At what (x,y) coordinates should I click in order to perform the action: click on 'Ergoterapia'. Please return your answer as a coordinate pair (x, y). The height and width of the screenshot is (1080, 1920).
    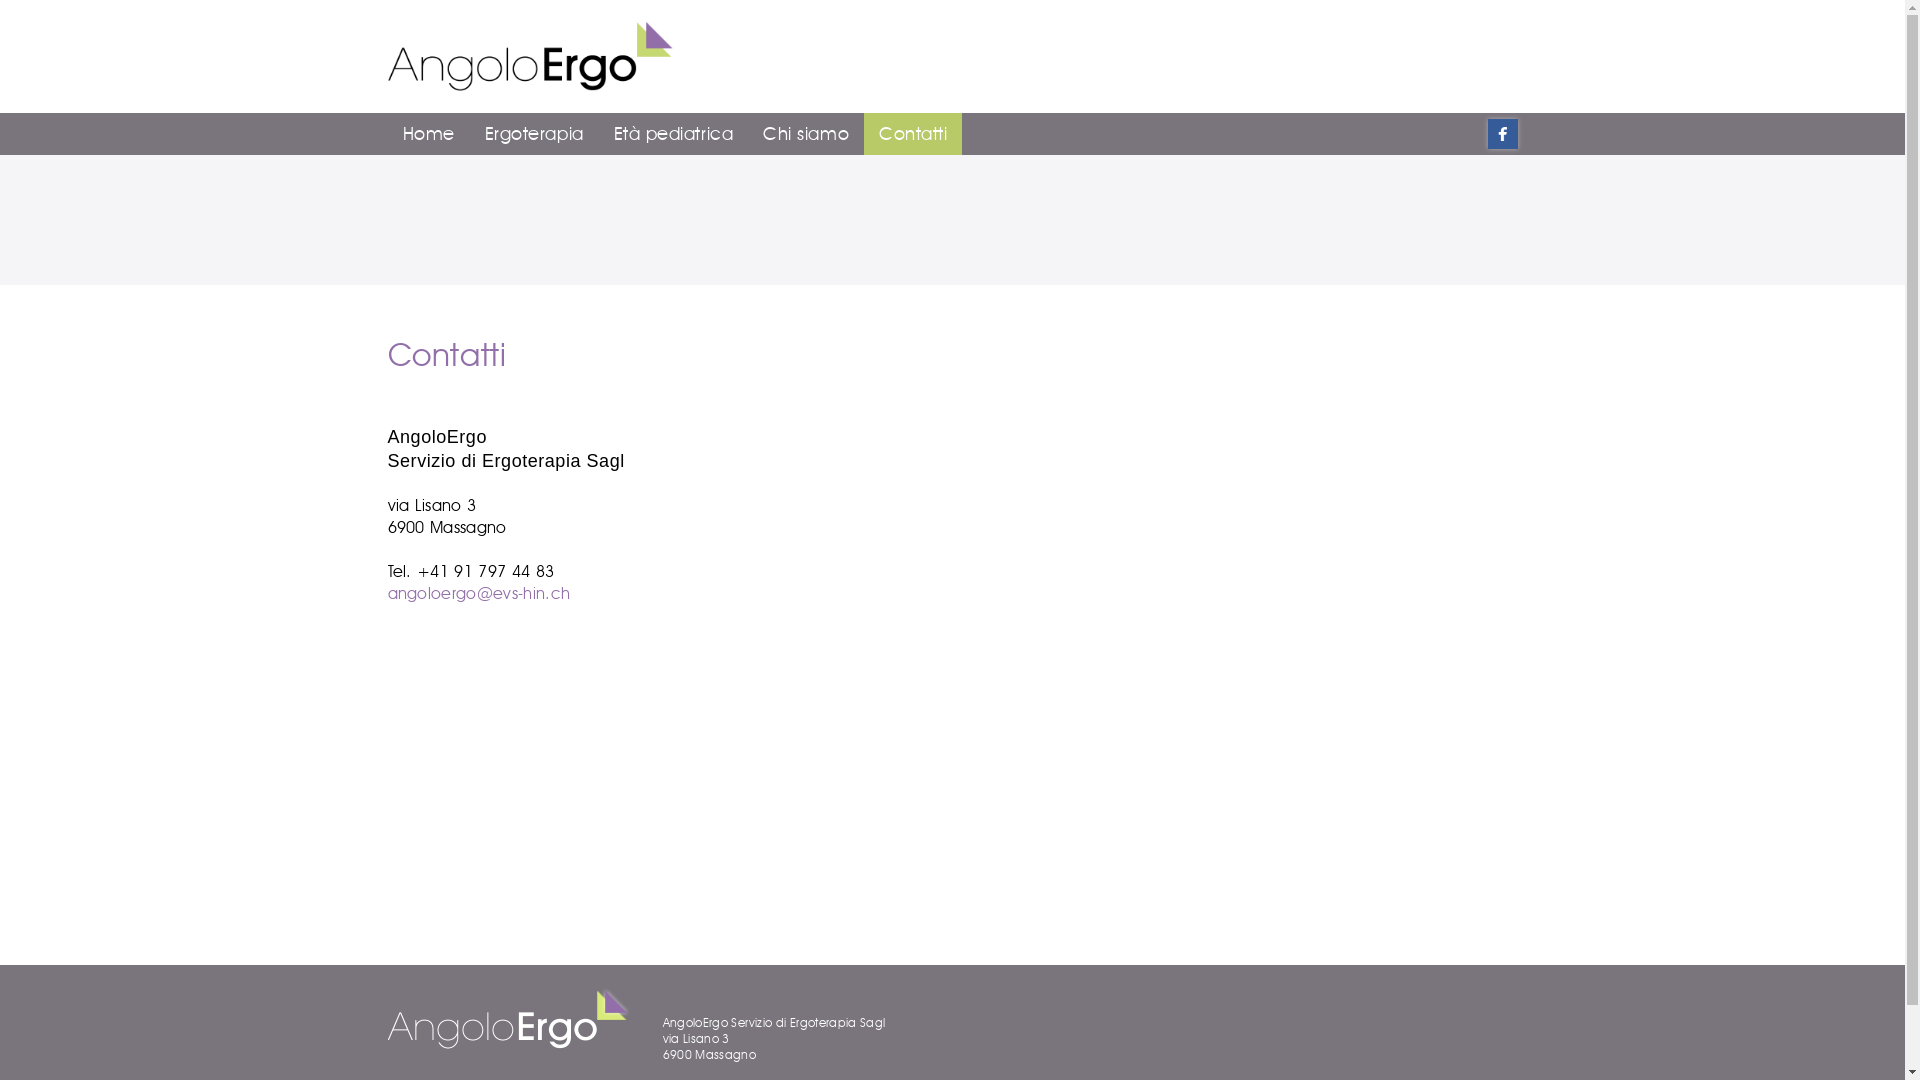
    Looking at the image, I should click on (534, 134).